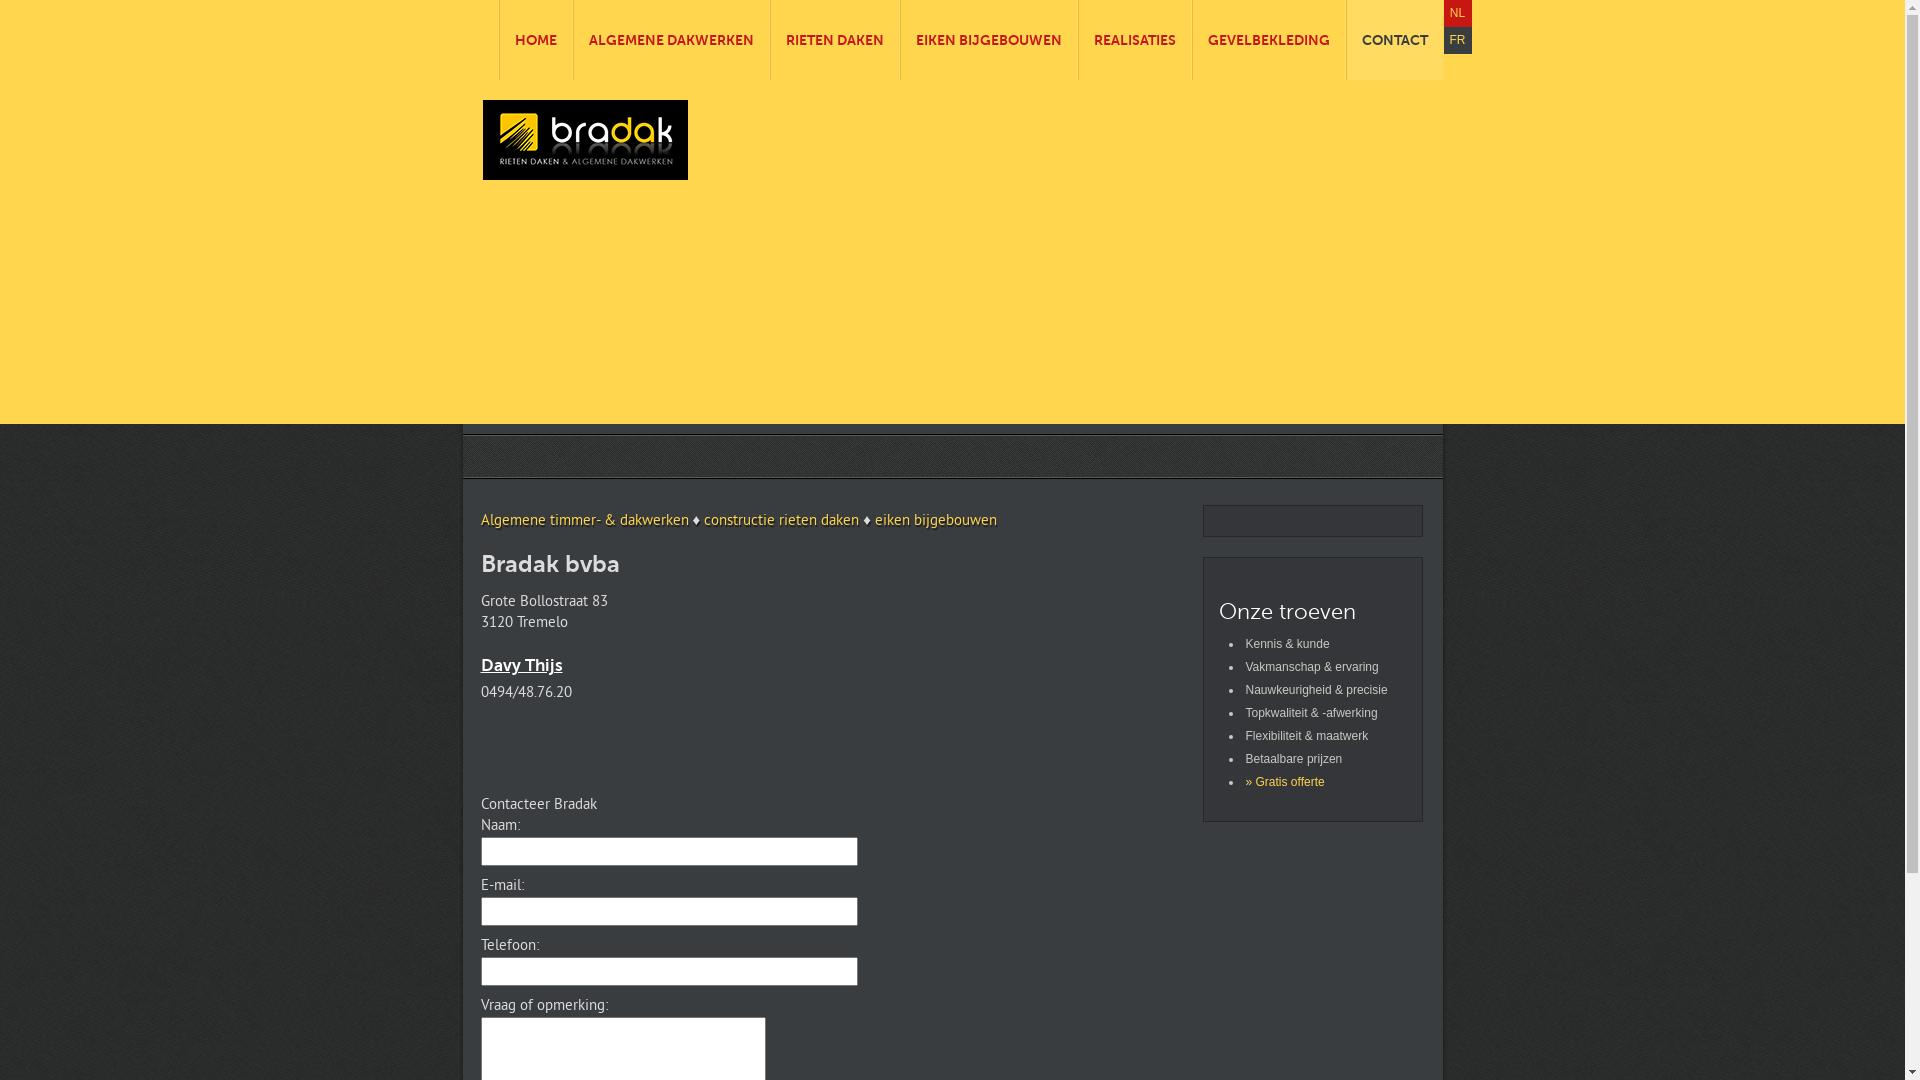 The height and width of the screenshot is (1080, 1920). Describe the element at coordinates (1458, 40) in the screenshot. I see `'FR'` at that location.